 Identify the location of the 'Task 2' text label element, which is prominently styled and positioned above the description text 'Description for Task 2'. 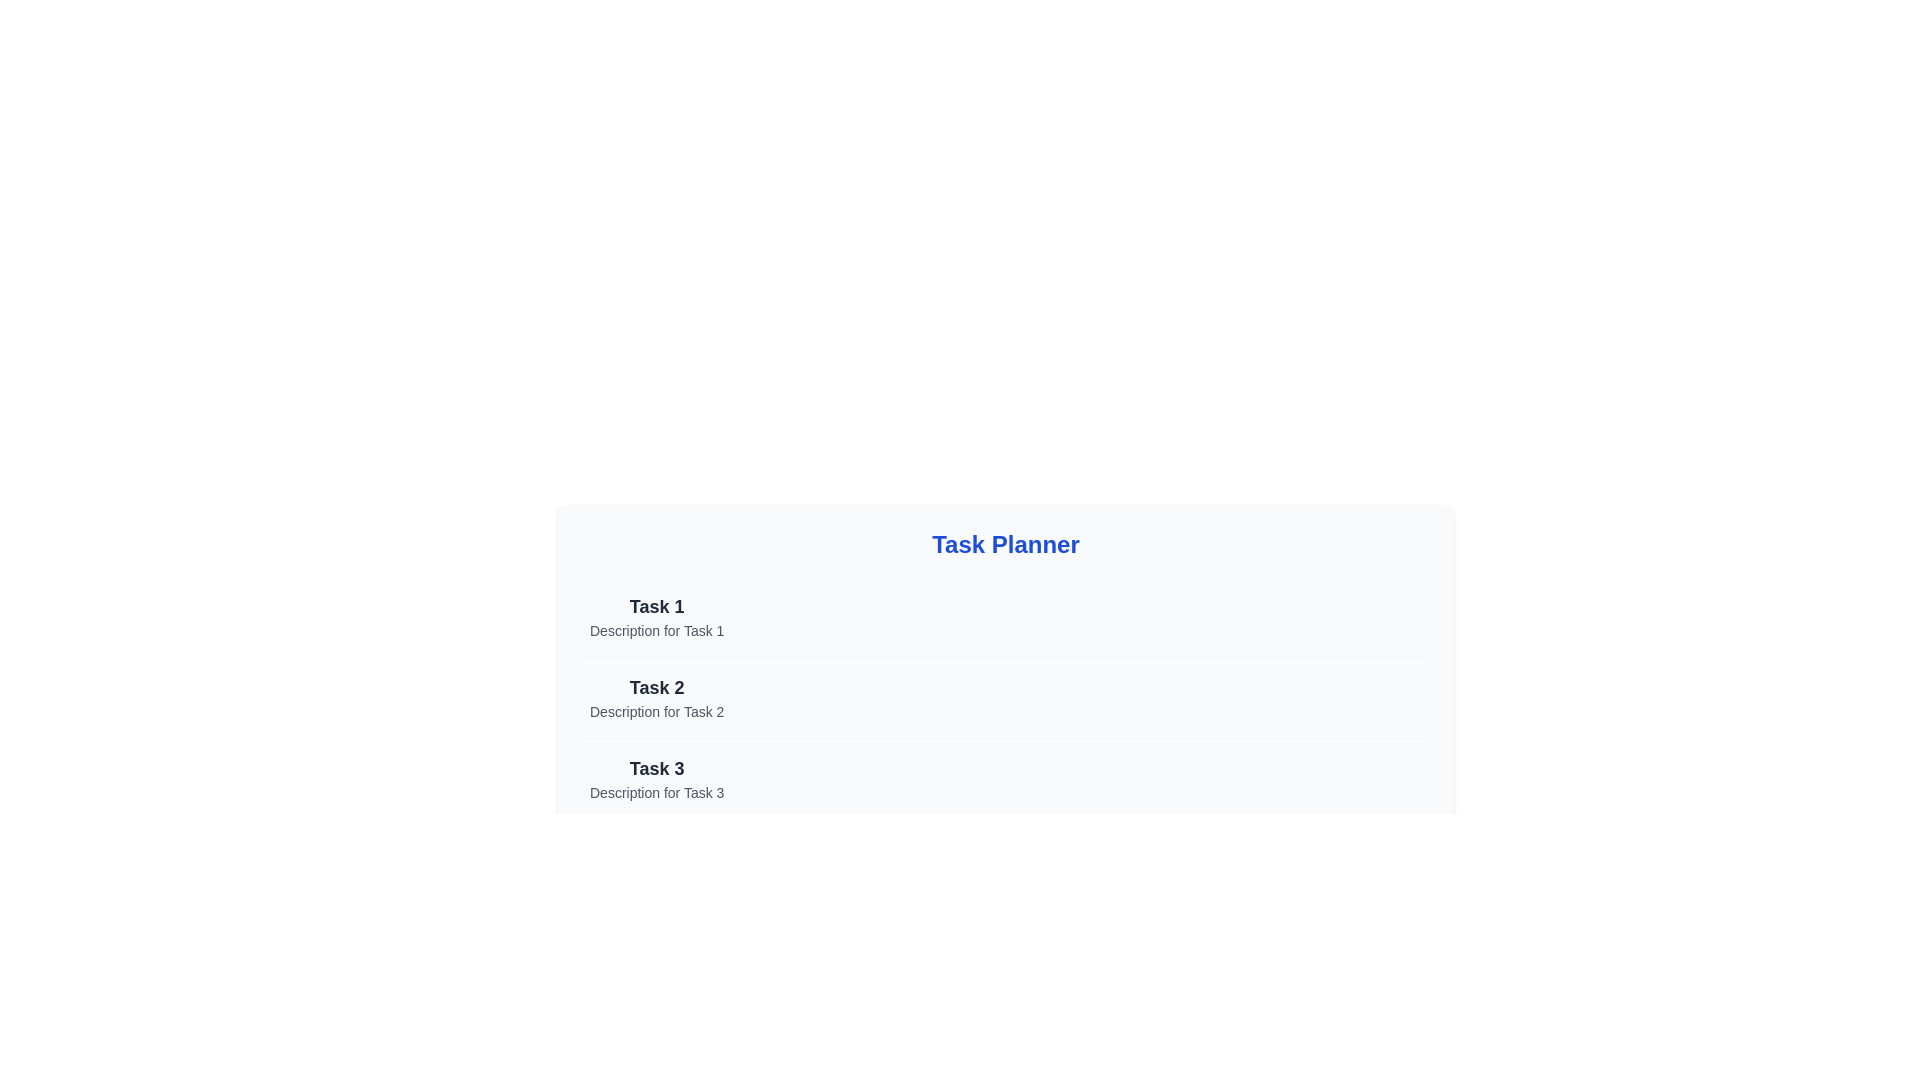
(657, 686).